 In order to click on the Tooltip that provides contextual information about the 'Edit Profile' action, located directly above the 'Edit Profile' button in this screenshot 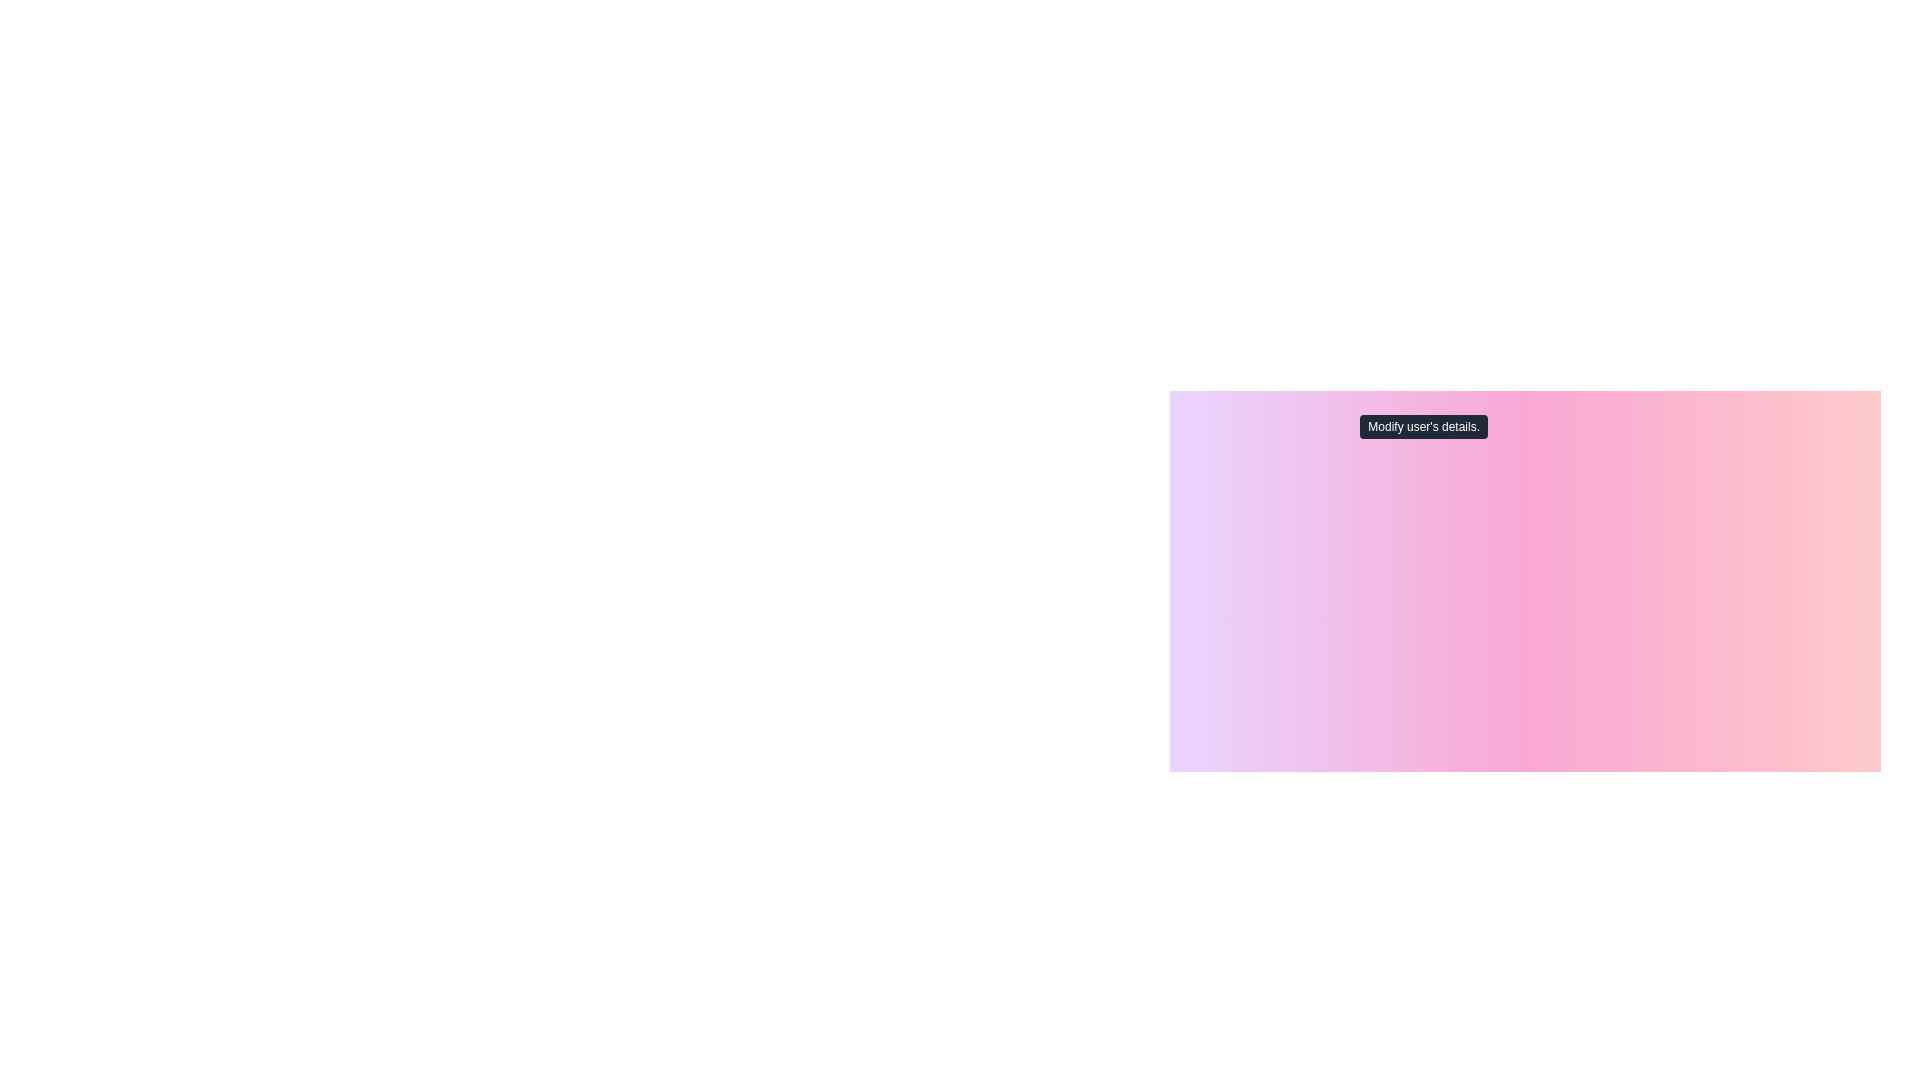, I will do `click(1423, 426)`.